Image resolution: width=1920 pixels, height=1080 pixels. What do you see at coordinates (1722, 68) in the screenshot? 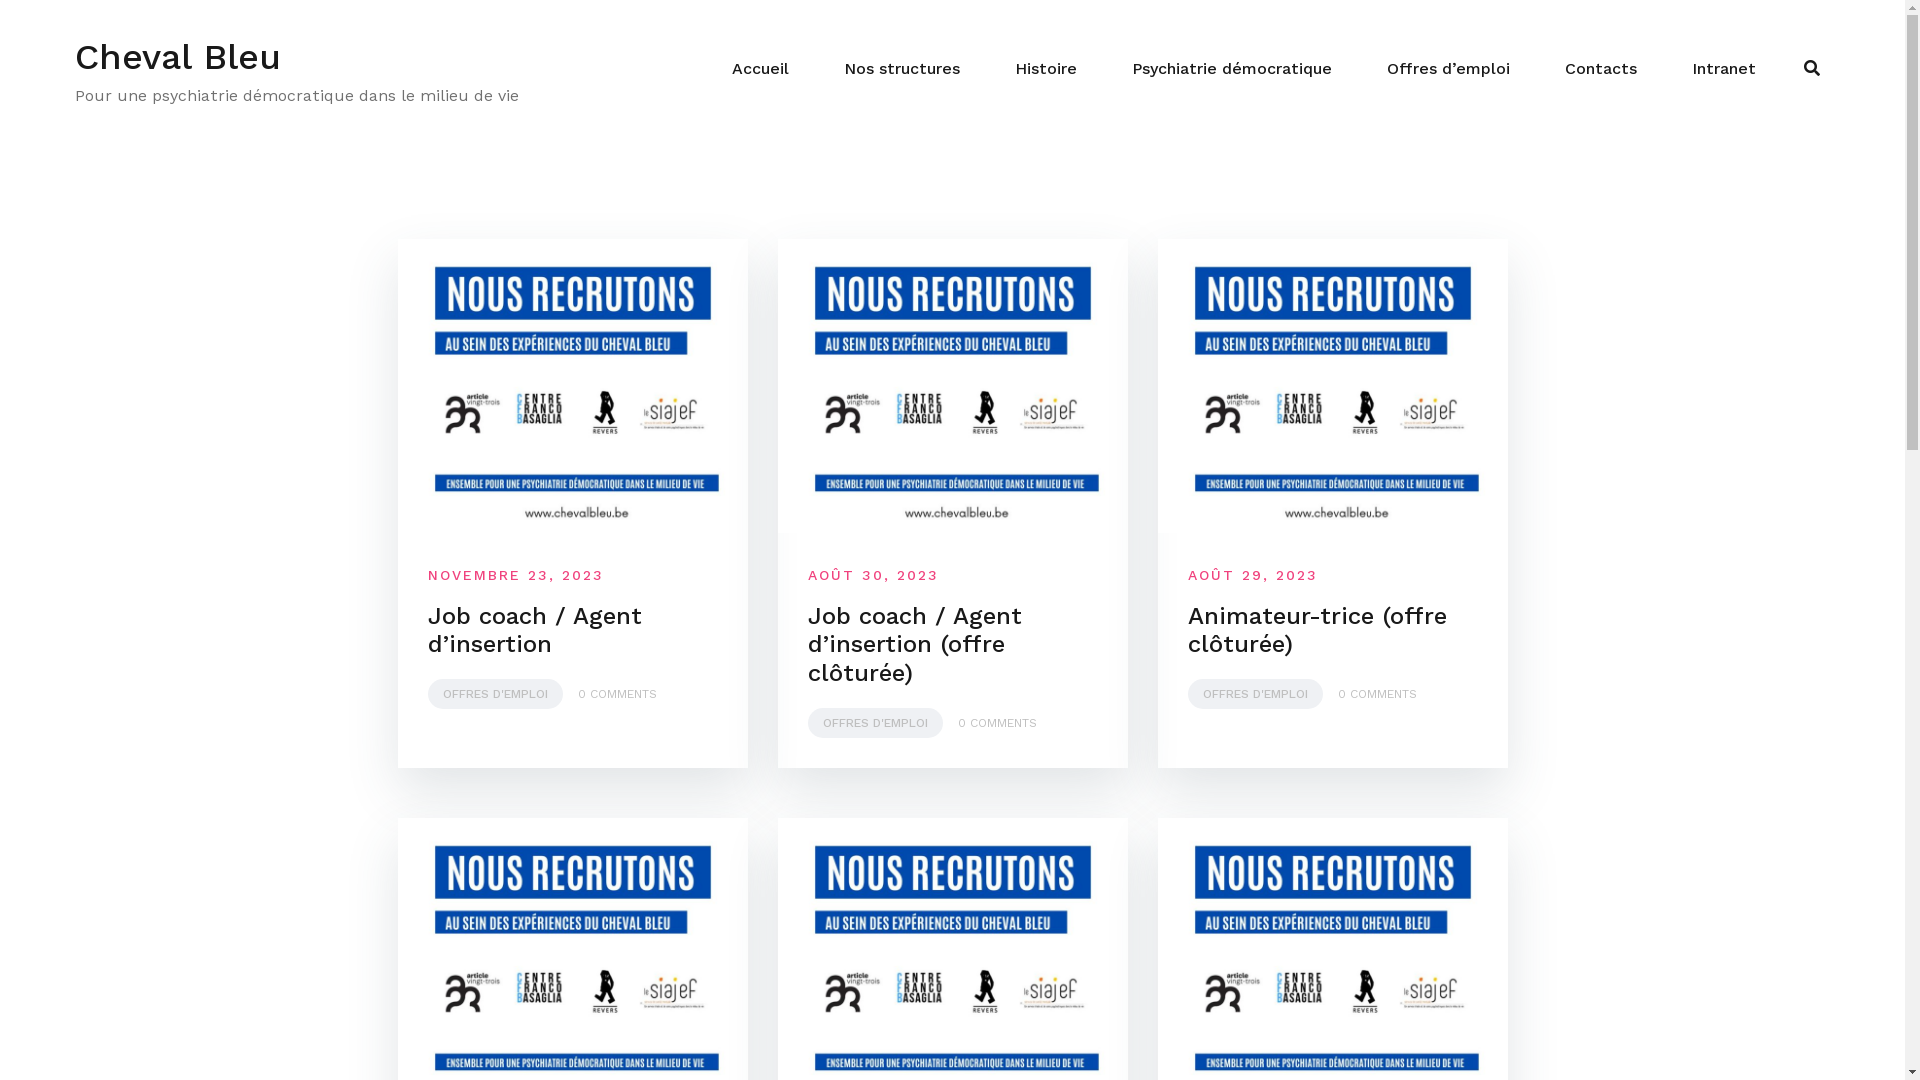
I see `'Intranet'` at bounding box center [1722, 68].